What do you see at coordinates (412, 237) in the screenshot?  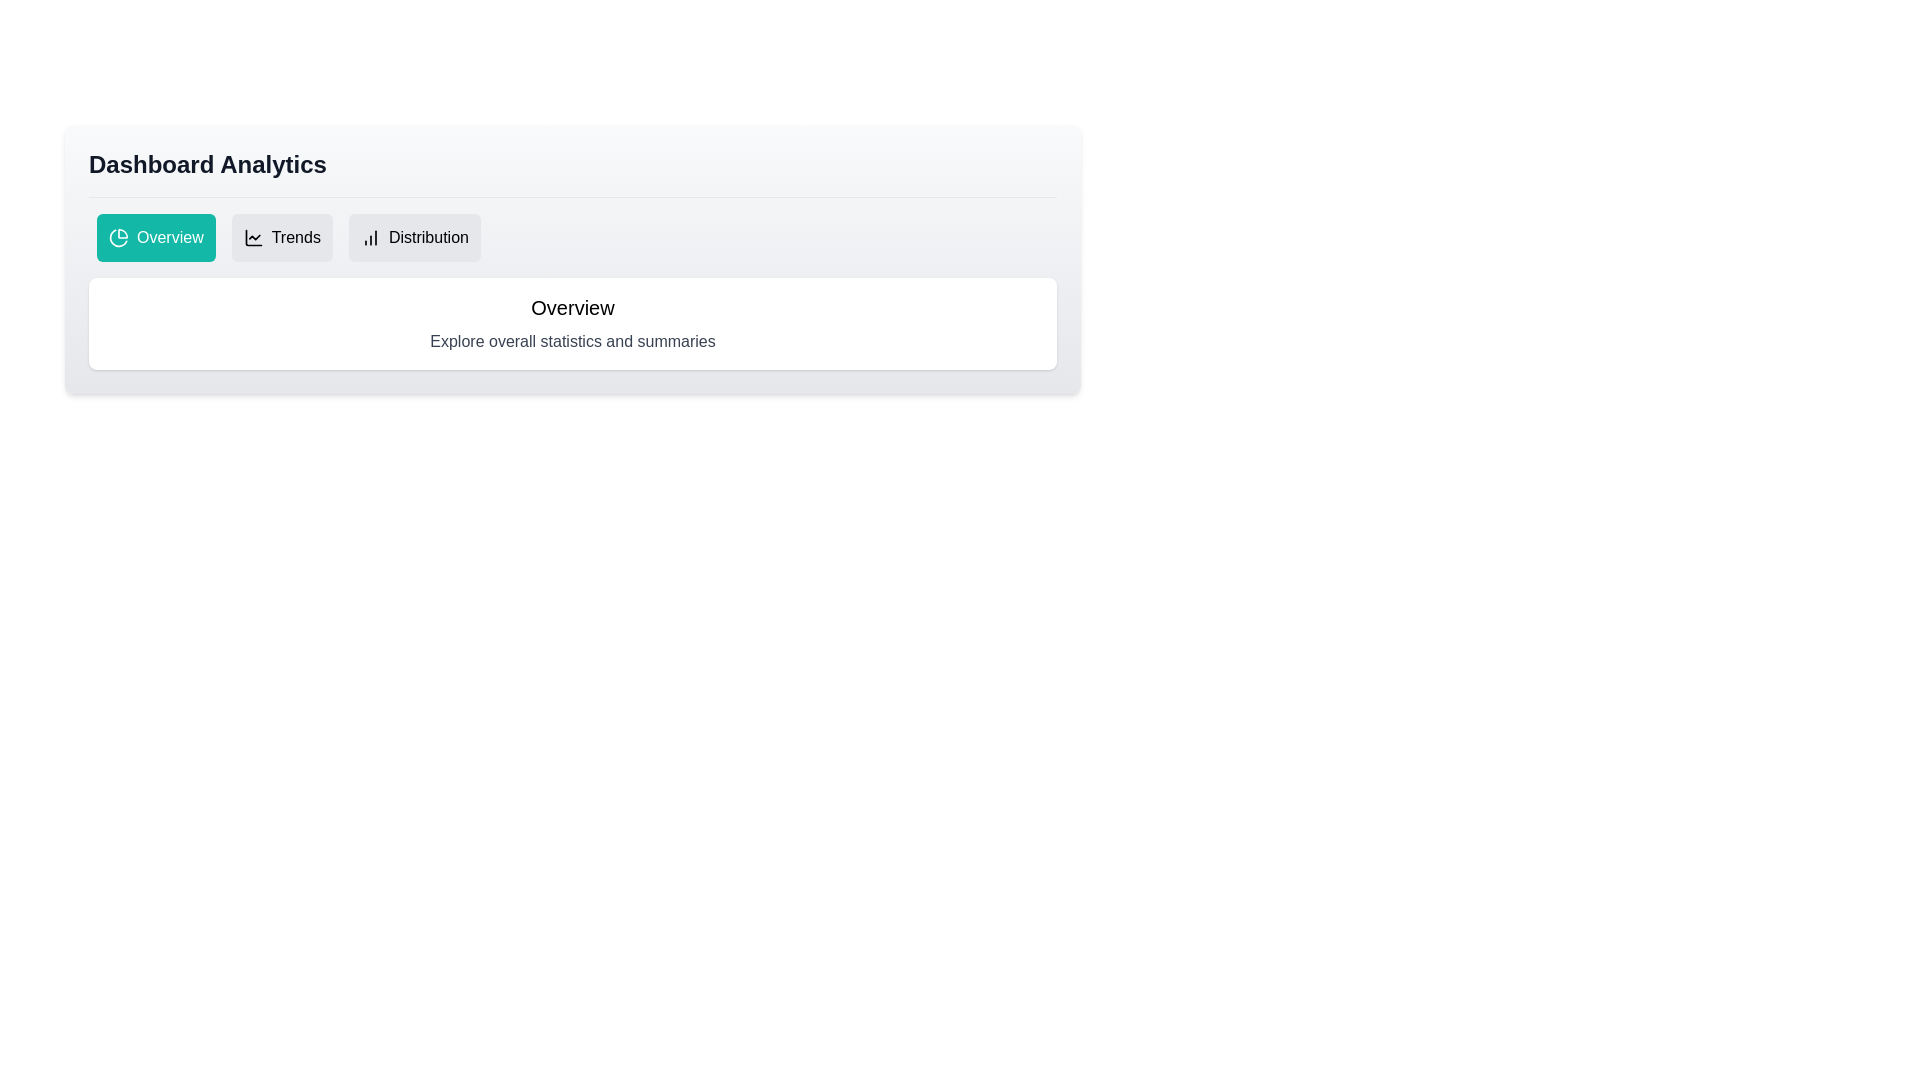 I see `the Distribution tab by clicking on its respective button` at bounding box center [412, 237].